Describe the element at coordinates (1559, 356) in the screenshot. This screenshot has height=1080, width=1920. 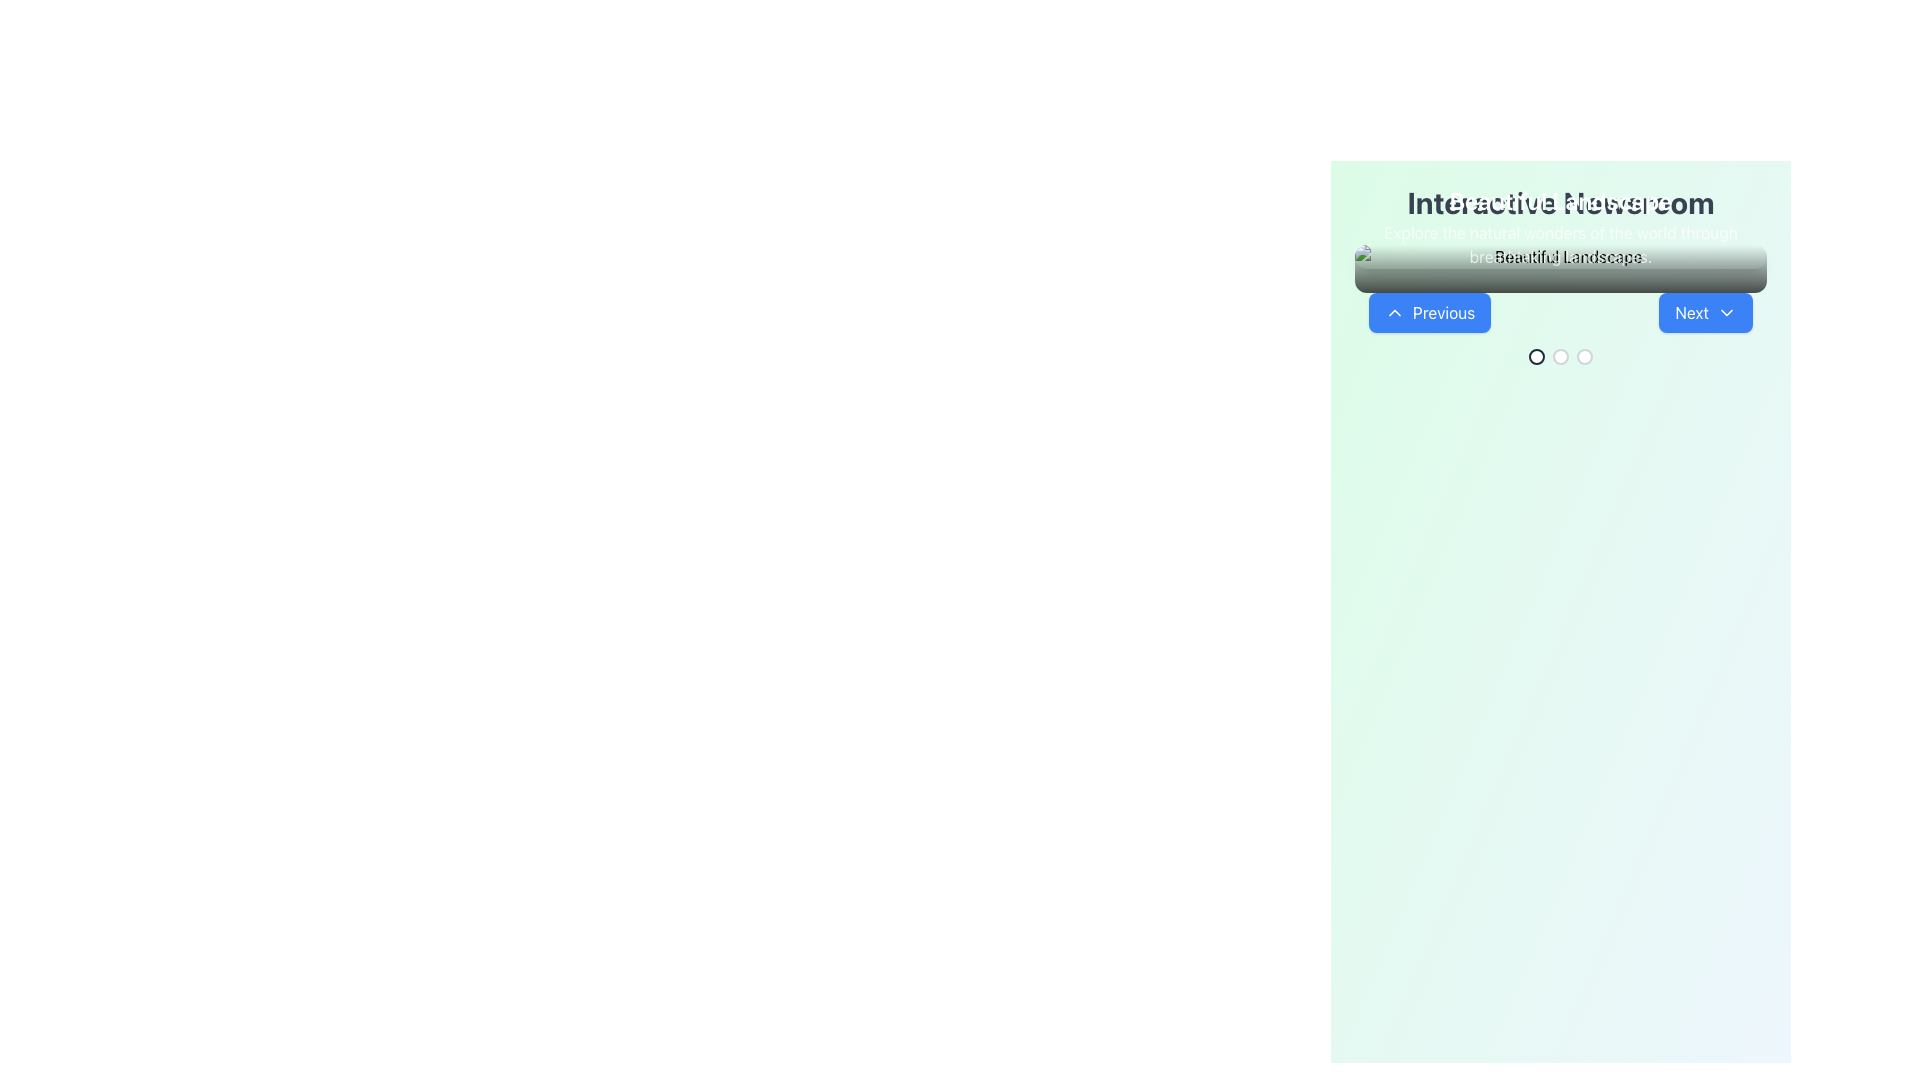
I see `the Pagination indicator element, which consists of three small circular icons with the middle one highlighted as active, located near the bottom of the content area` at that location.